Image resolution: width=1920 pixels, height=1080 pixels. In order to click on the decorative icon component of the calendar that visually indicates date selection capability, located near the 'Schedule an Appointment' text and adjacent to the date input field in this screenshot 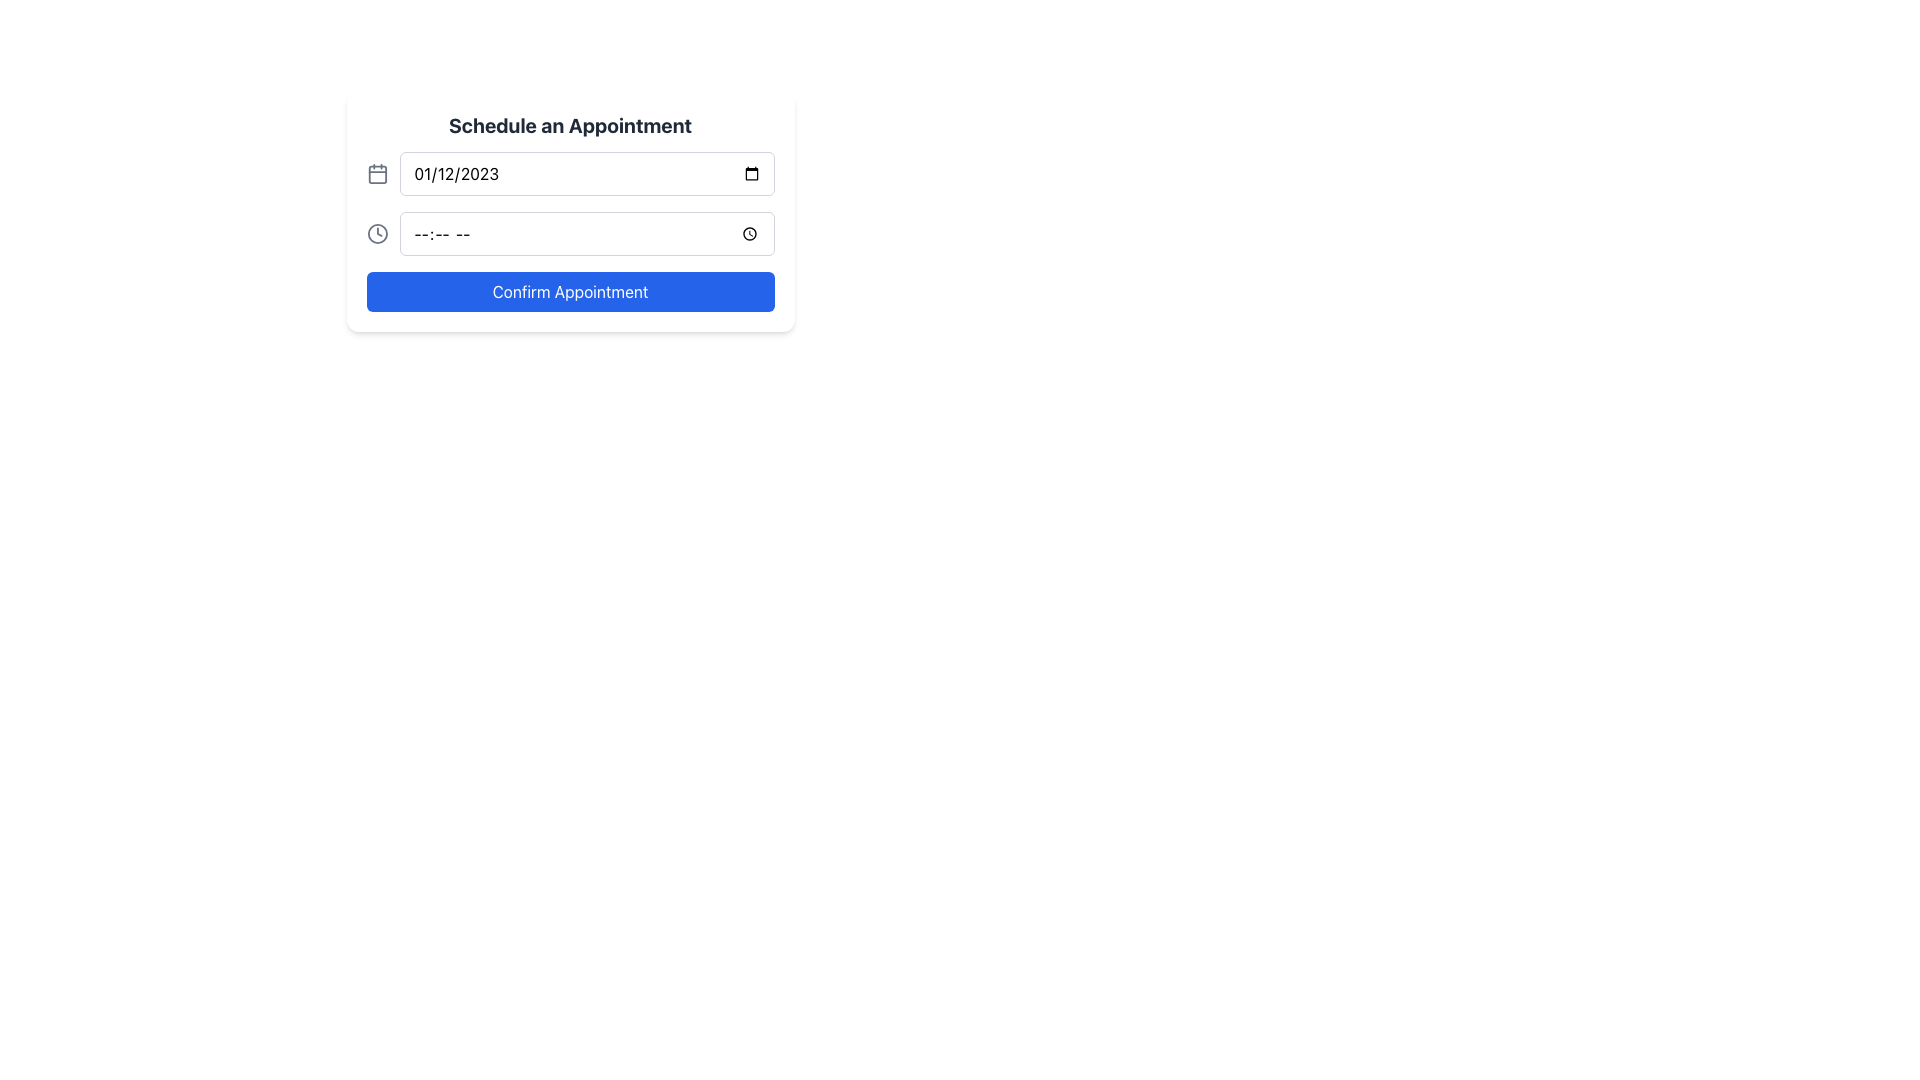, I will do `click(377, 173)`.